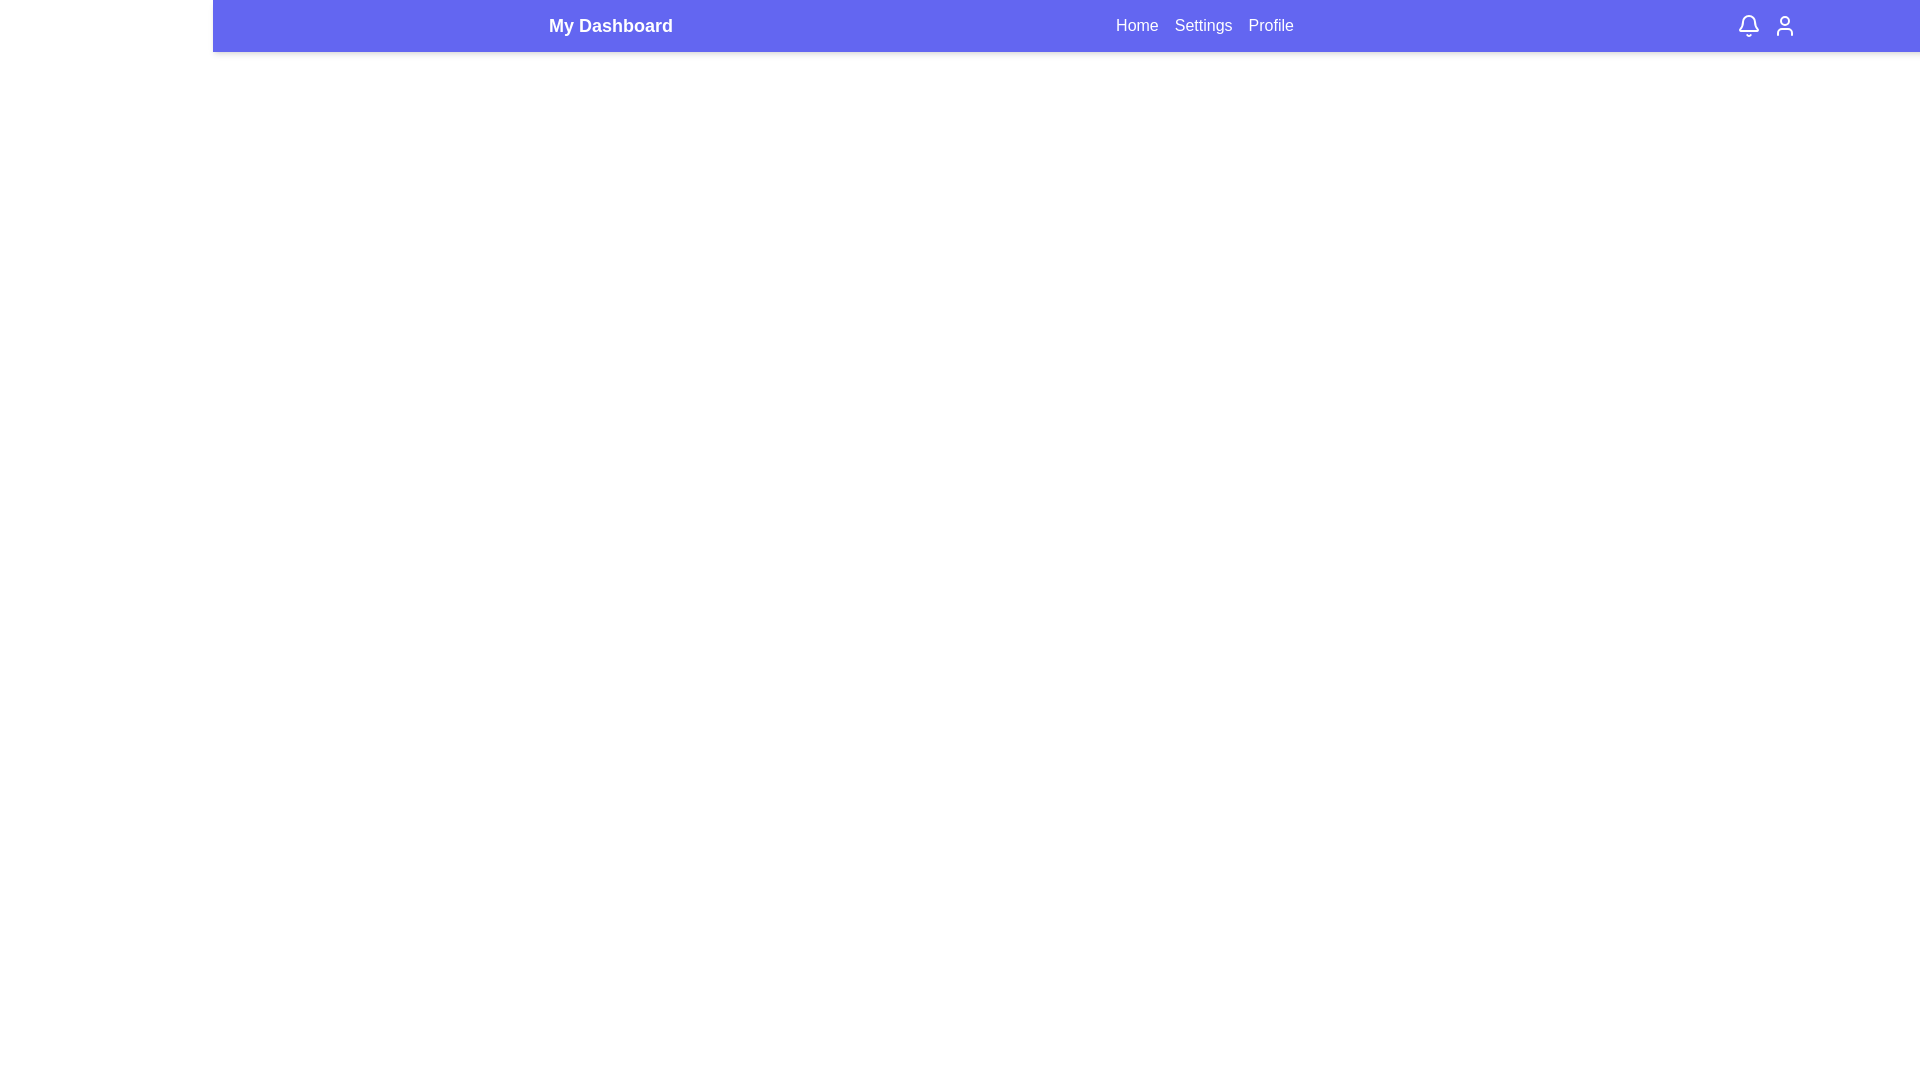 The image size is (1920, 1080). Describe the element at coordinates (1203, 26) in the screenshot. I see `the 'Settings' button located in the navigation bar at the top right of the application` at that location.